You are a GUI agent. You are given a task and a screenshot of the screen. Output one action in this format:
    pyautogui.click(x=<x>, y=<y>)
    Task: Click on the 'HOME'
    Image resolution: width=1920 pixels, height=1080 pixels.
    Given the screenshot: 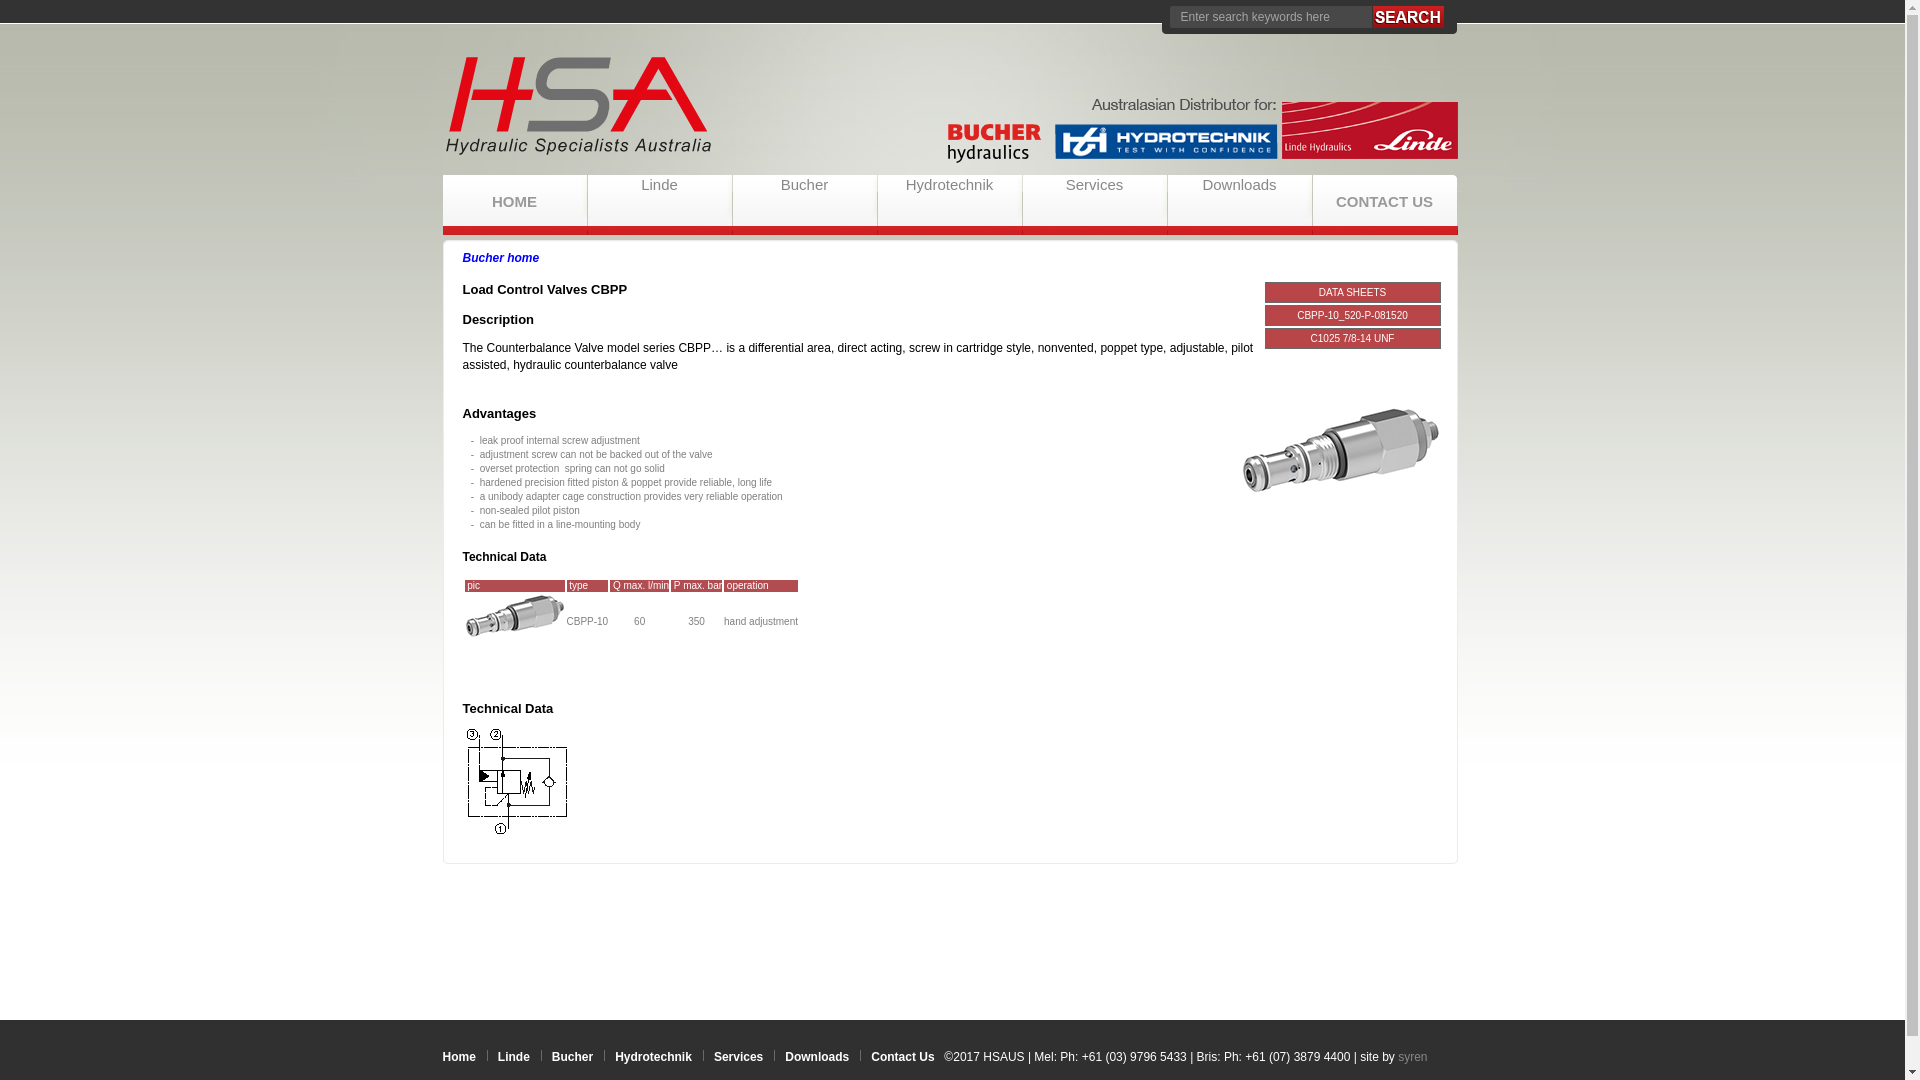 What is the action you would take?
    pyautogui.click(x=513, y=200)
    